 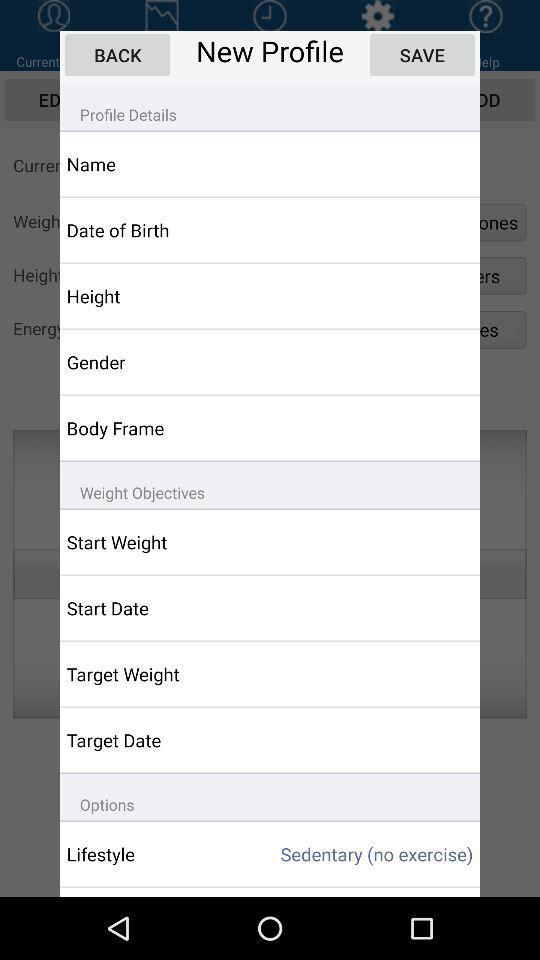 What do you see at coordinates (155, 361) in the screenshot?
I see `the gender icon` at bounding box center [155, 361].